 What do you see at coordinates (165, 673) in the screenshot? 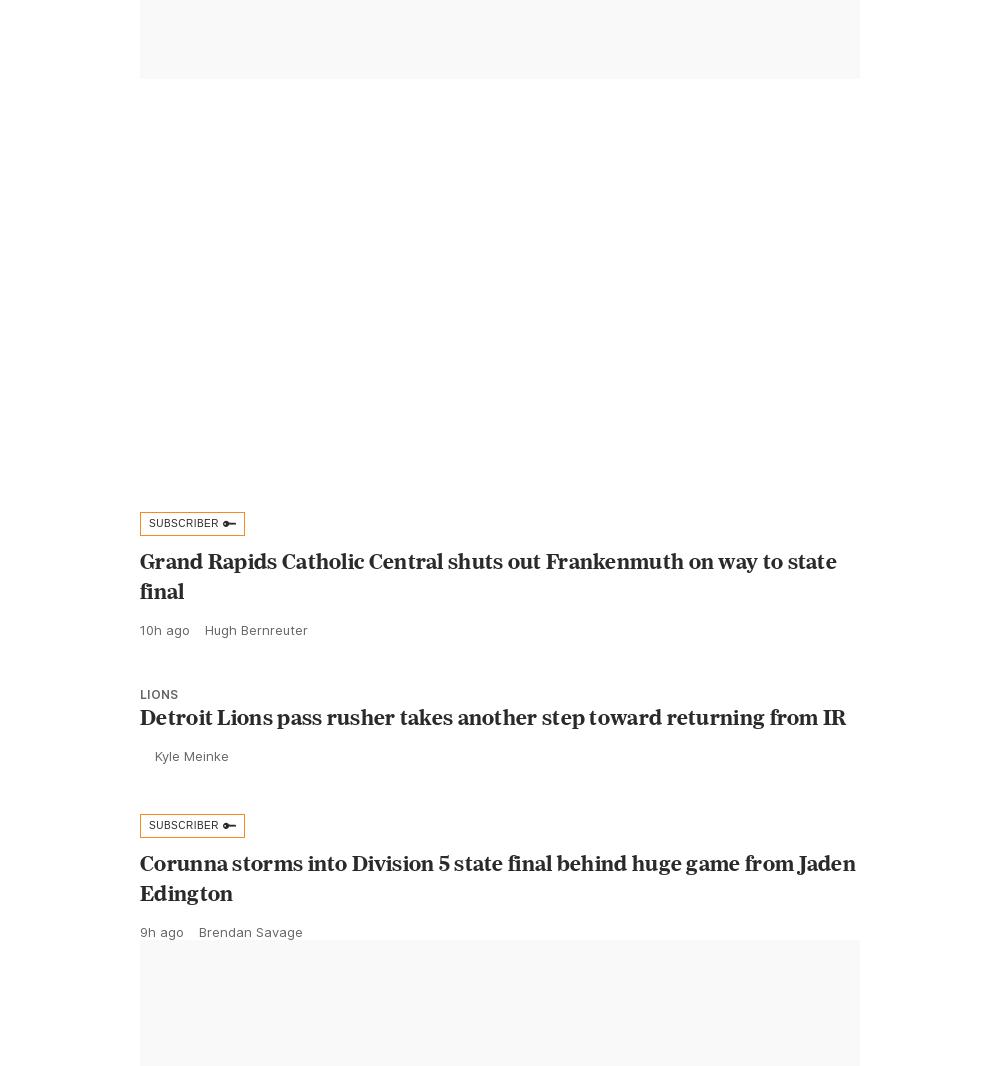
I see `'10h ago'` at bounding box center [165, 673].